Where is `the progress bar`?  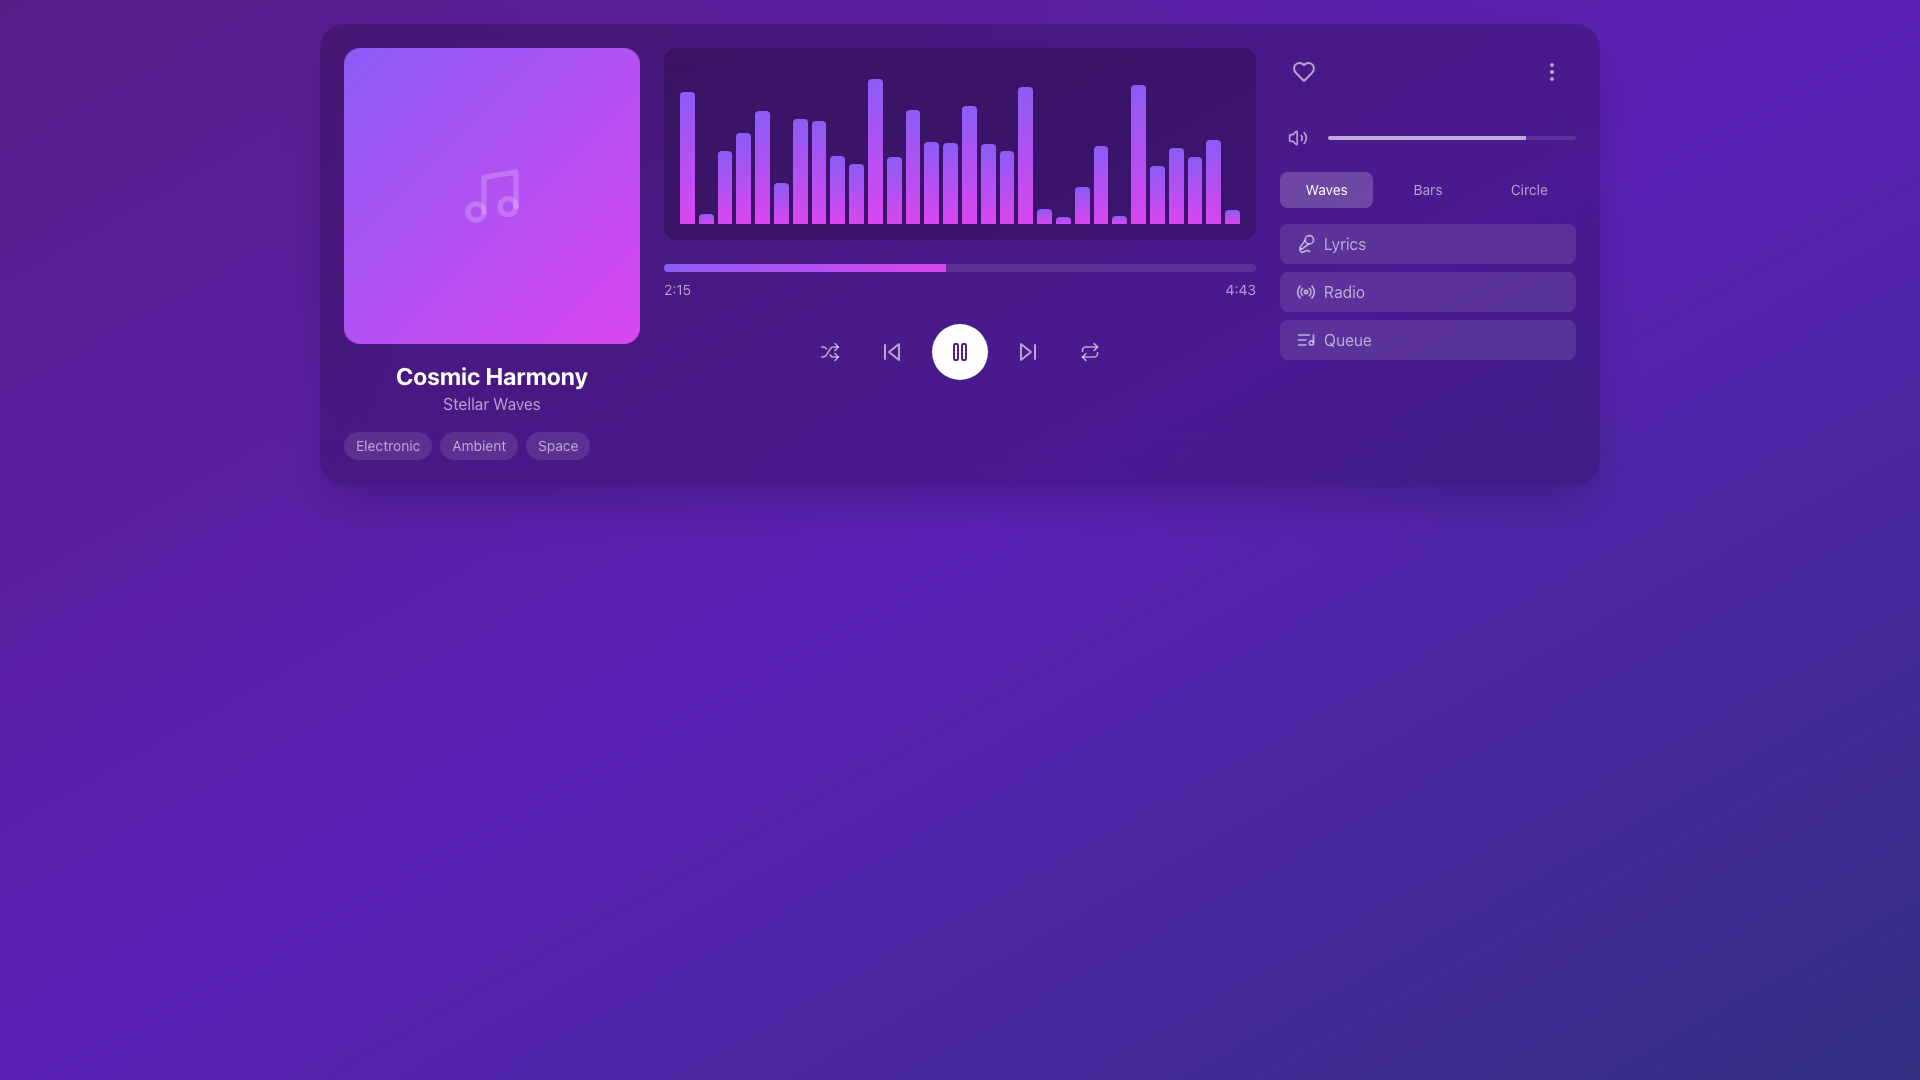
the progress bar is located at coordinates (977, 266).